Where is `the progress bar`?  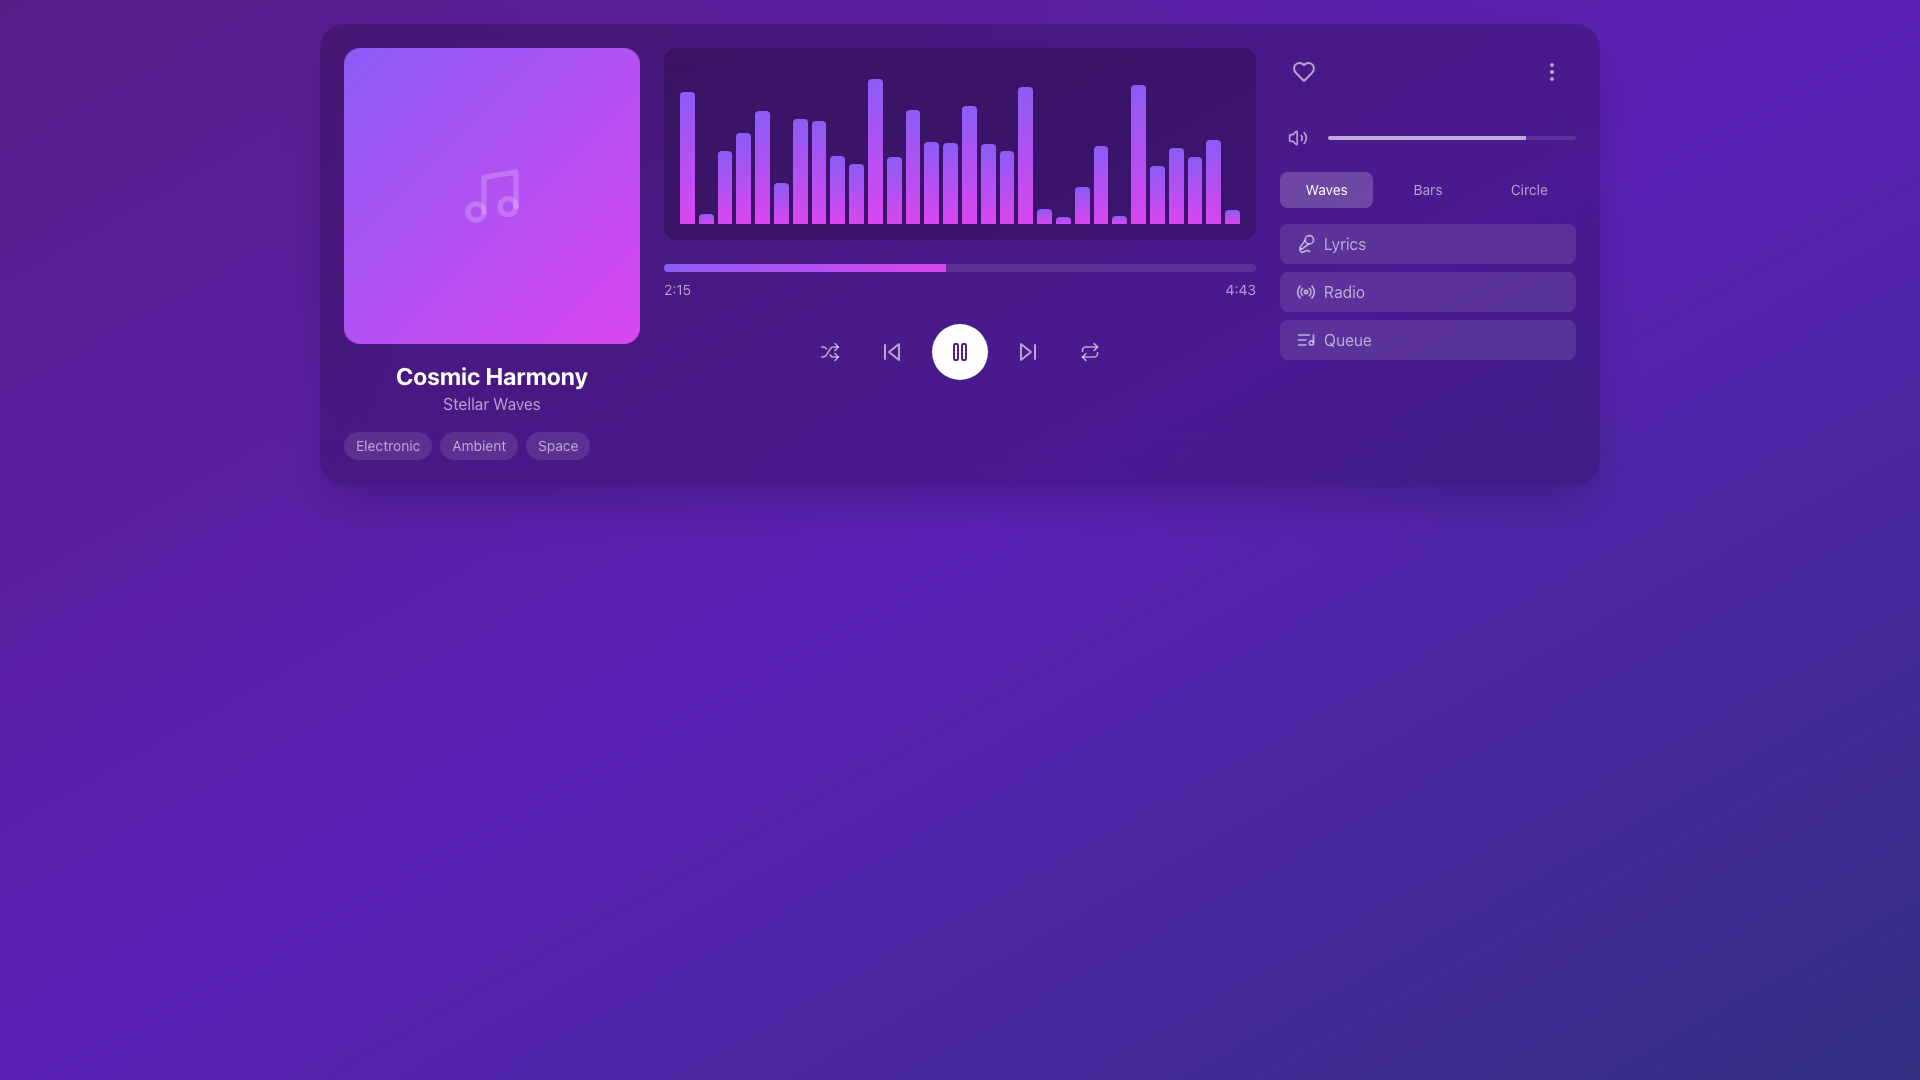
the progress bar is located at coordinates (977, 266).